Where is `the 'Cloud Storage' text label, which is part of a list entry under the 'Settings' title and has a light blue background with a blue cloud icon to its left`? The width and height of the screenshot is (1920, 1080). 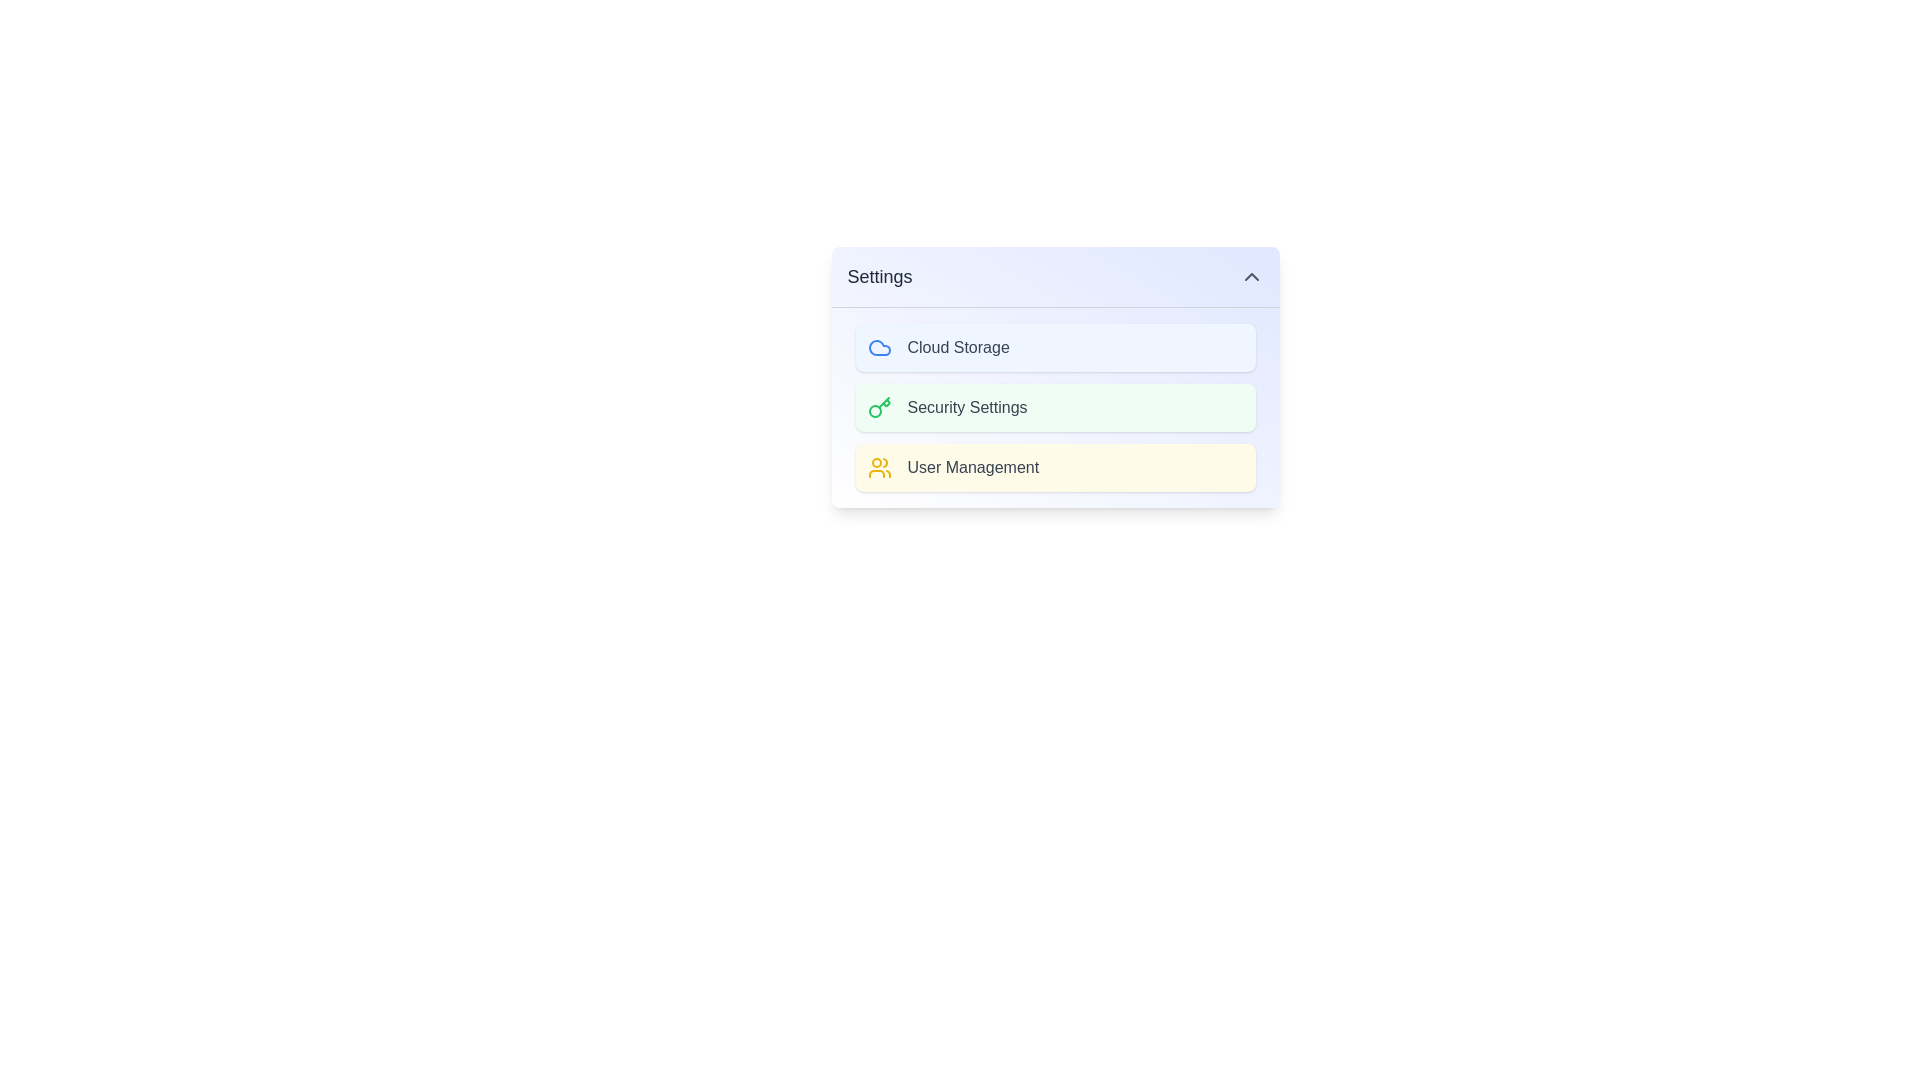 the 'Cloud Storage' text label, which is part of a list entry under the 'Settings' title and has a light blue background with a blue cloud icon to its left is located at coordinates (957, 346).